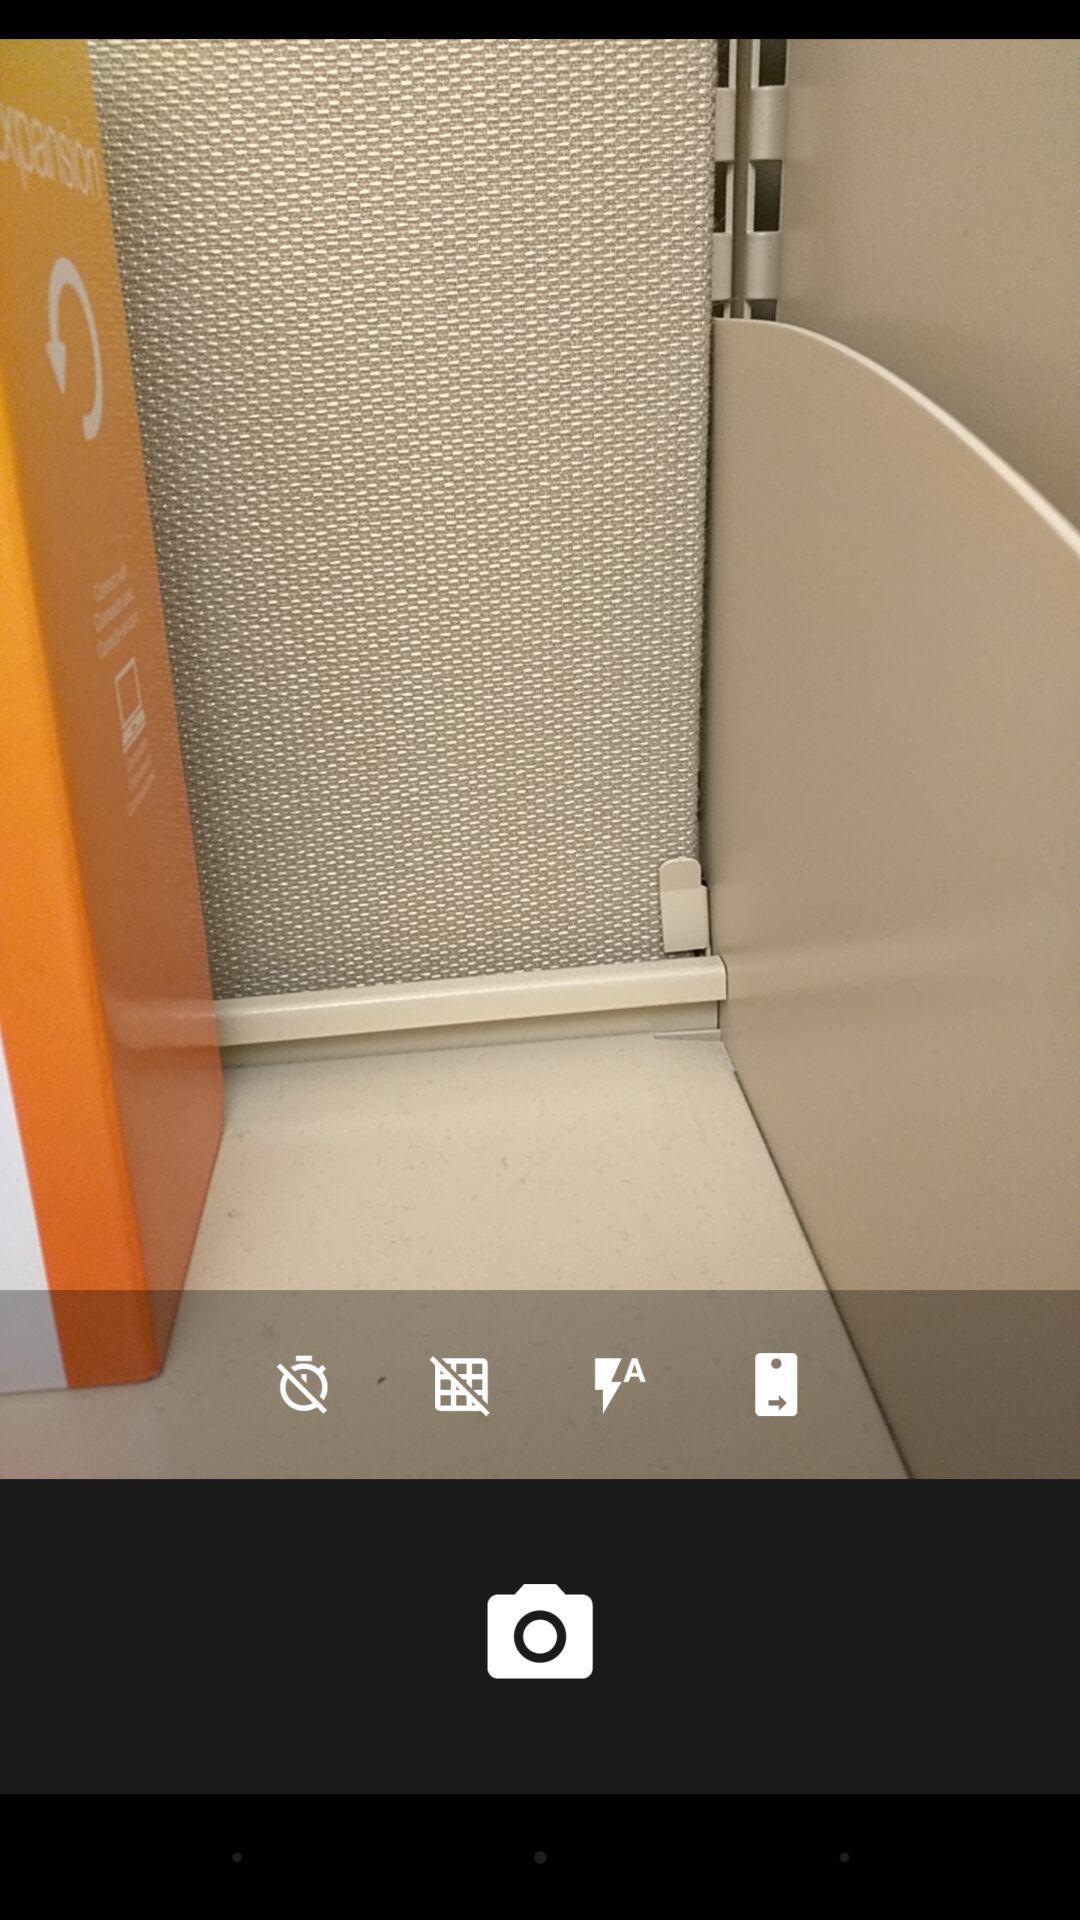 Image resolution: width=1080 pixels, height=1920 pixels. Describe the element at coordinates (617, 1383) in the screenshot. I see `the flash icon` at that location.